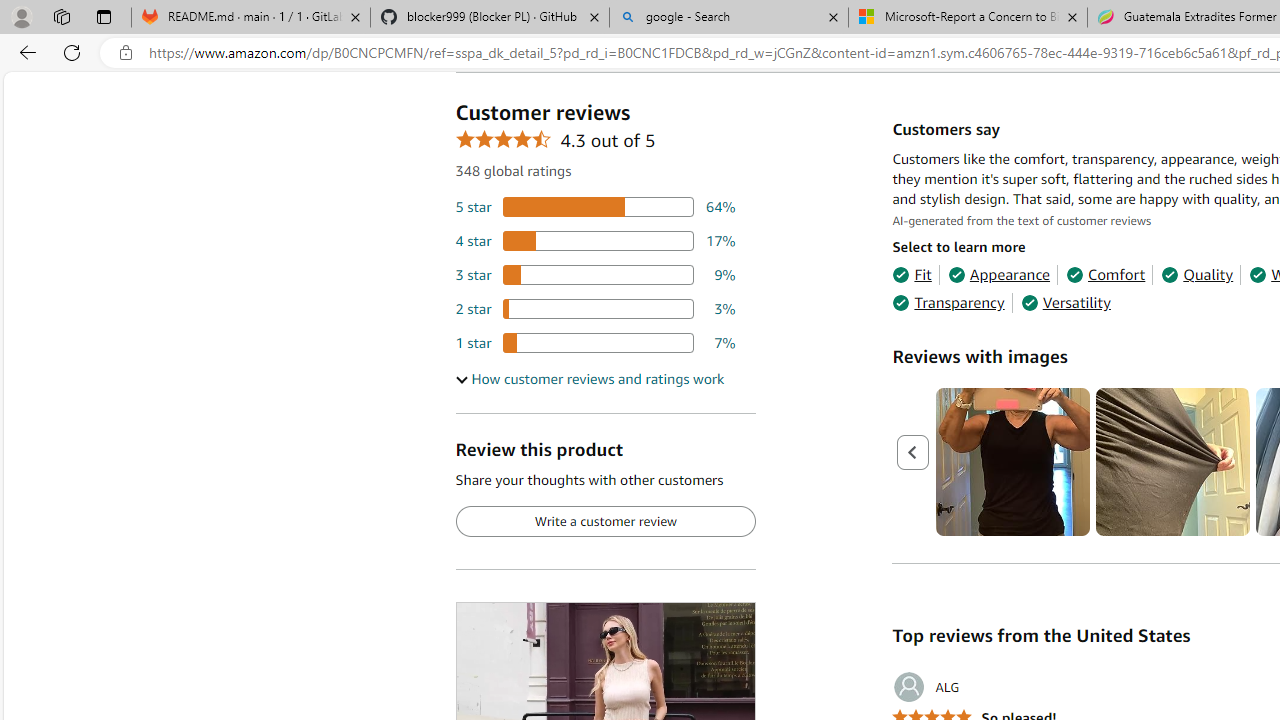  I want to click on 'Appearance', so click(999, 275).